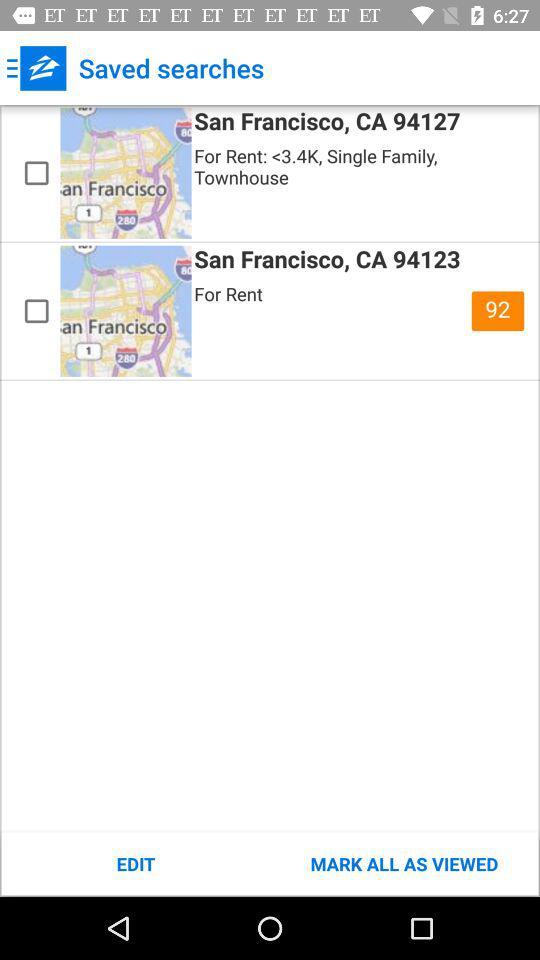 This screenshot has width=540, height=960. I want to click on item at the bottom left corner, so click(135, 863).